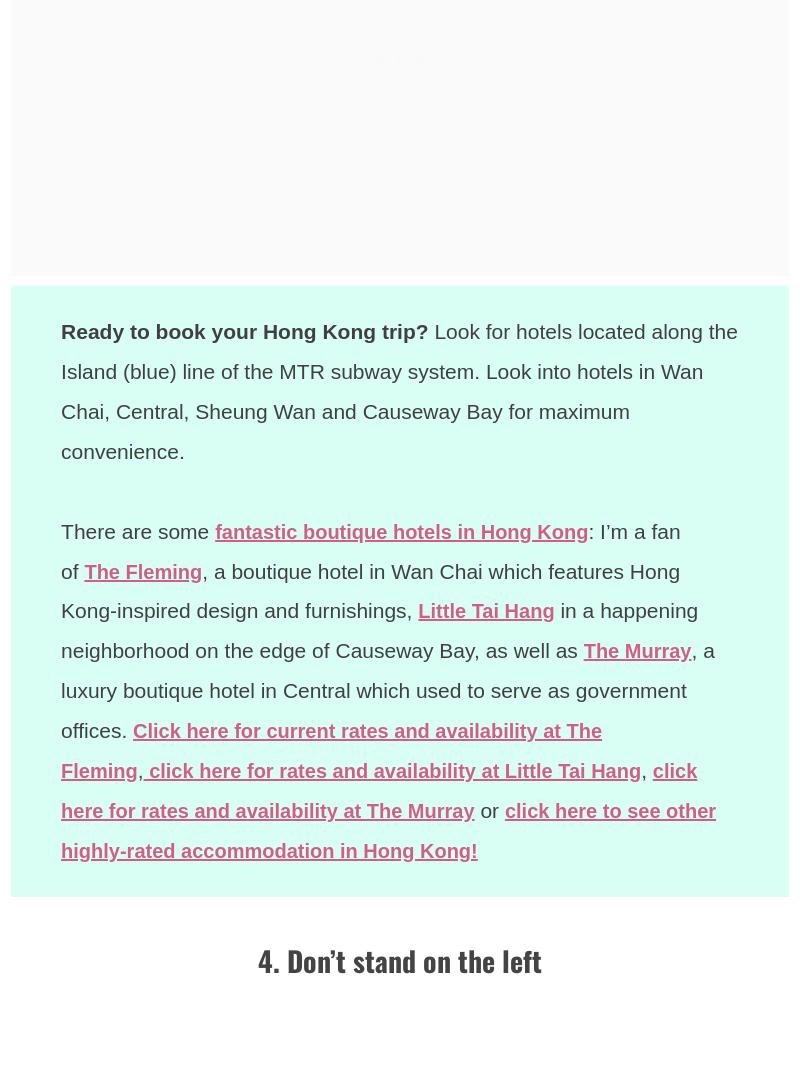  I want to click on 'The Fleming', so click(146, 570).